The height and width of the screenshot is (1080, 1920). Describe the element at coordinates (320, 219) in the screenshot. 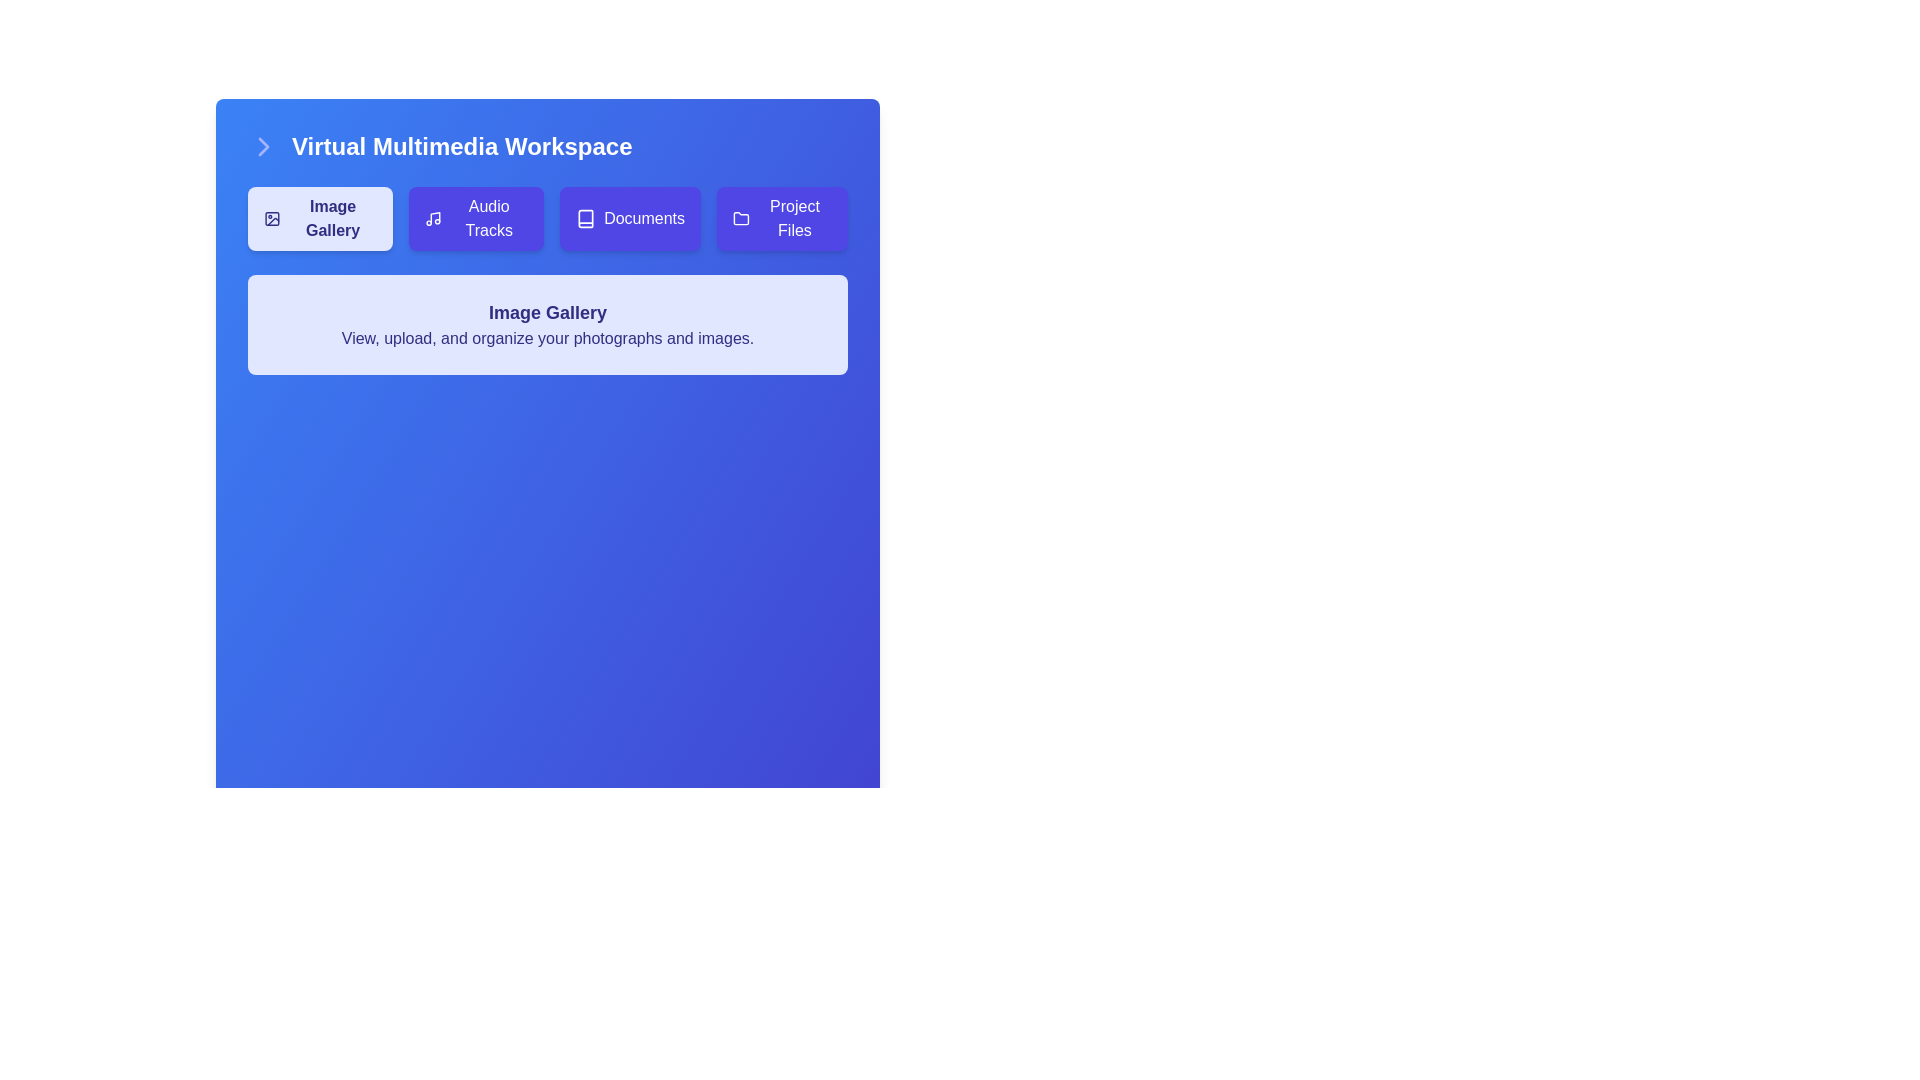

I see `the 'Image Gallery' button, which is a rectangular button with rounded corners, light indigo background, and indigo text` at that location.